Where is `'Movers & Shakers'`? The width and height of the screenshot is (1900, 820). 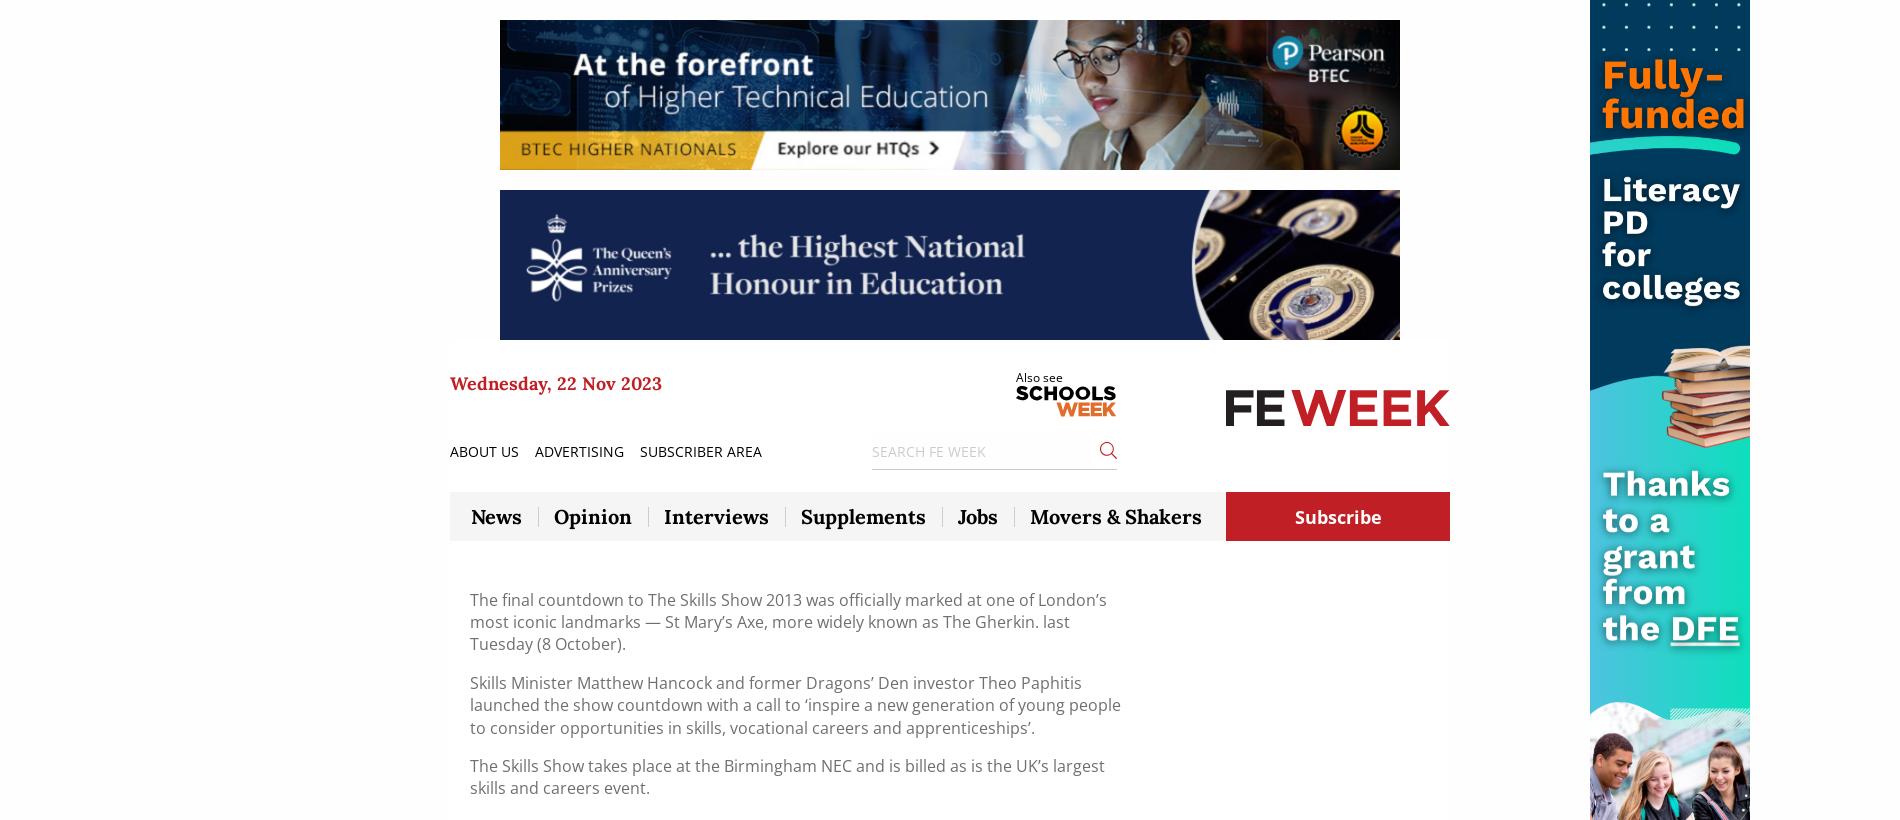
'Movers & Shakers' is located at coordinates (1029, 514).